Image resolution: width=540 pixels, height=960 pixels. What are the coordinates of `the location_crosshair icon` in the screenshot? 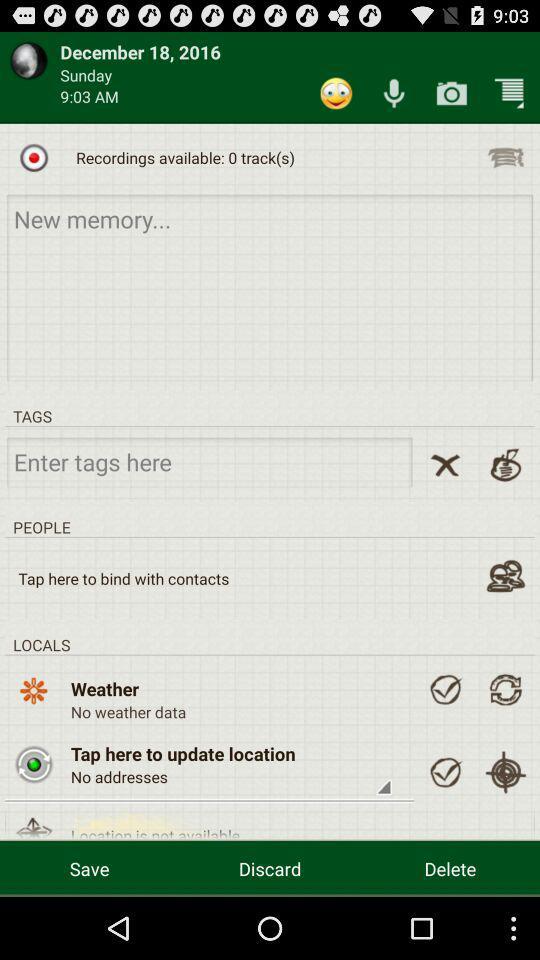 It's located at (504, 826).